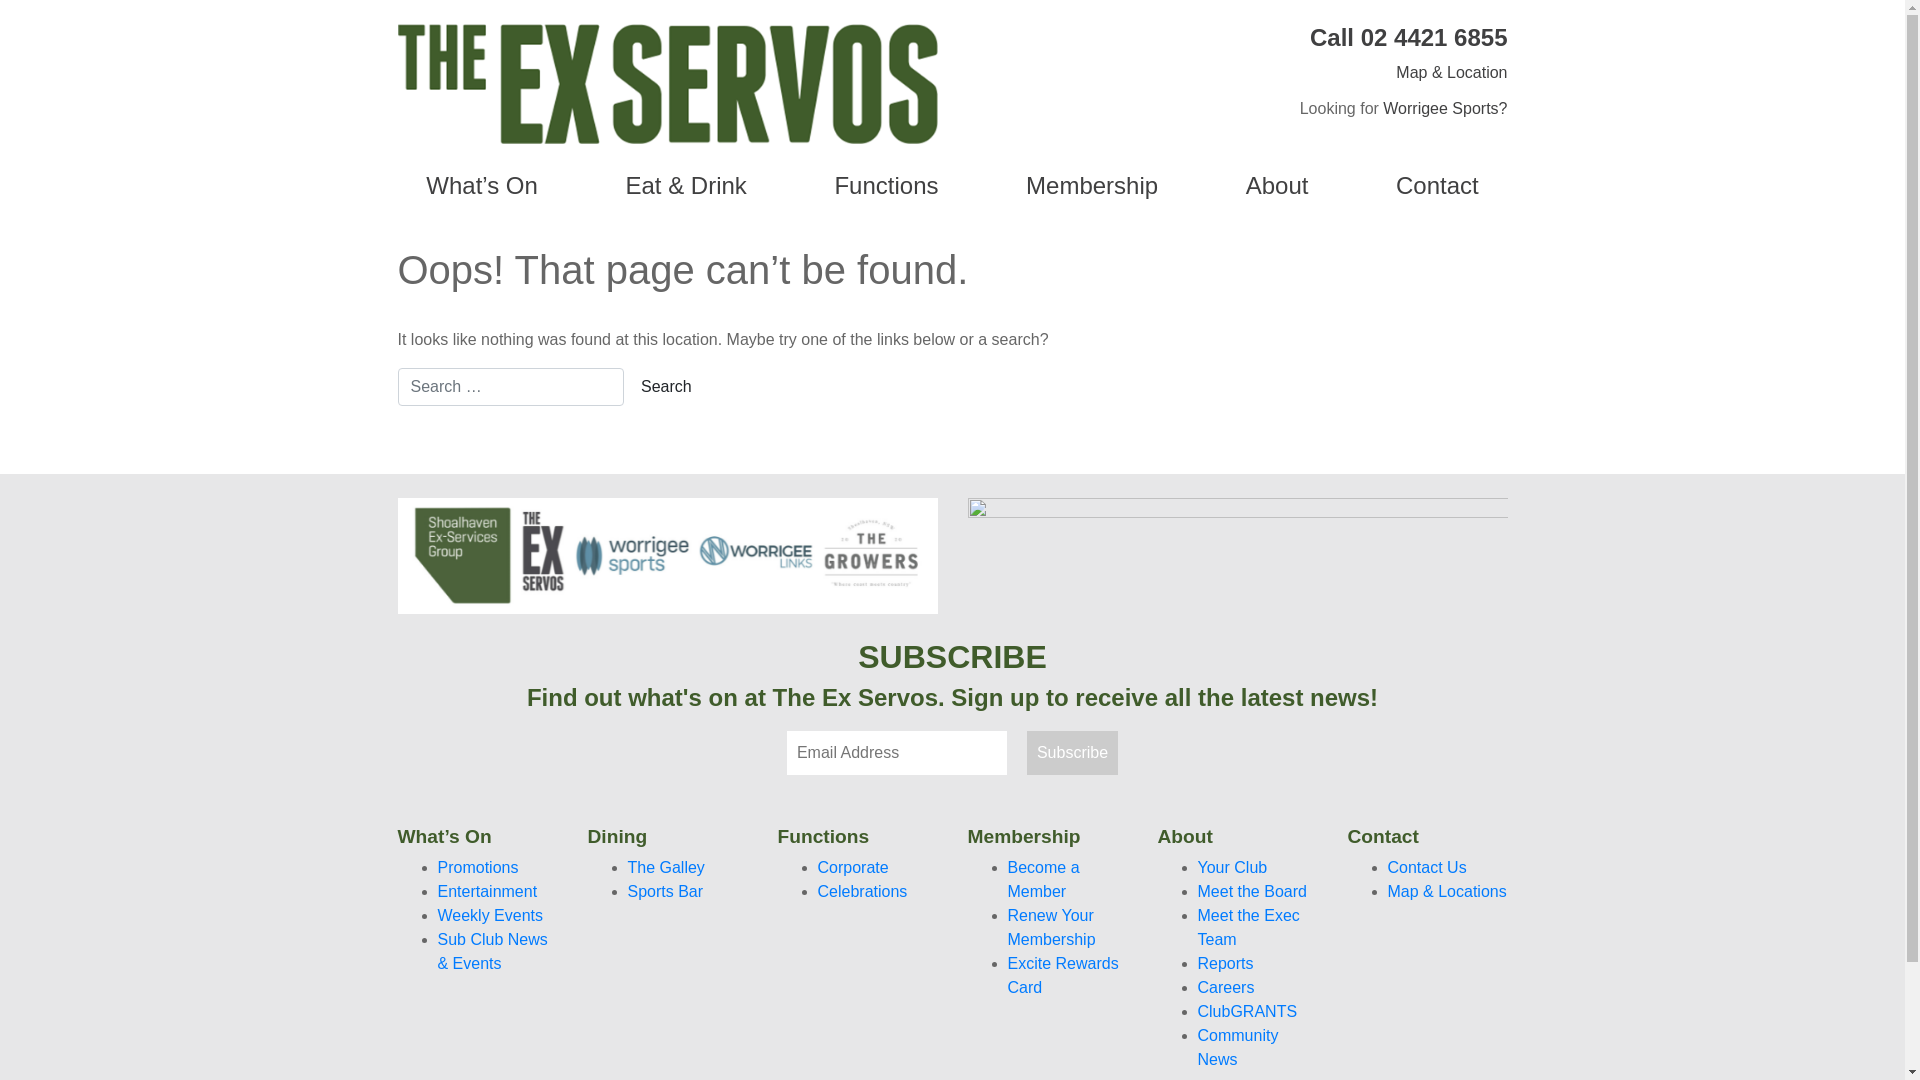 This screenshot has height=1080, width=1920. What do you see at coordinates (1433, 37) in the screenshot?
I see `'02 4421 6855'` at bounding box center [1433, 37].